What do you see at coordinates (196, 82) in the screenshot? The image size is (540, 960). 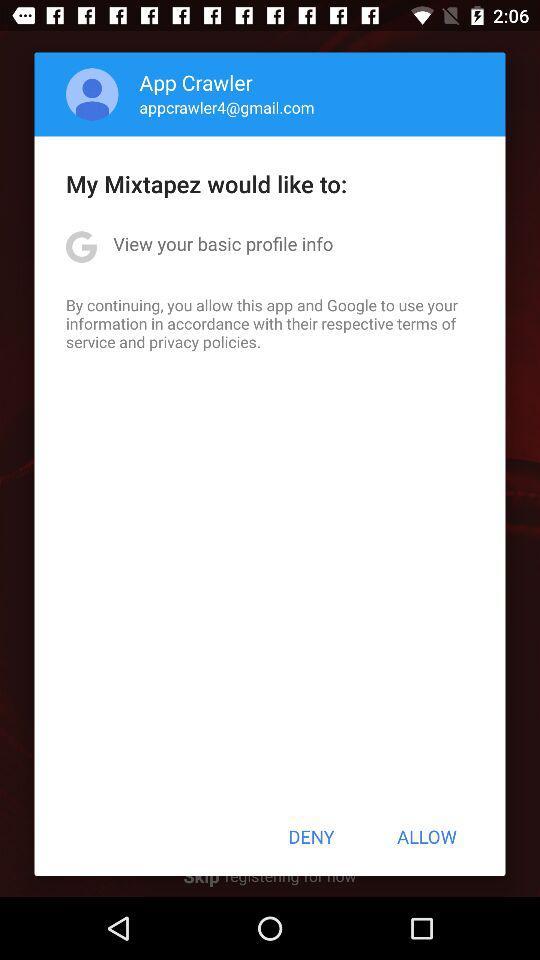 I see `app crawler` at bounding box center [196, 82].